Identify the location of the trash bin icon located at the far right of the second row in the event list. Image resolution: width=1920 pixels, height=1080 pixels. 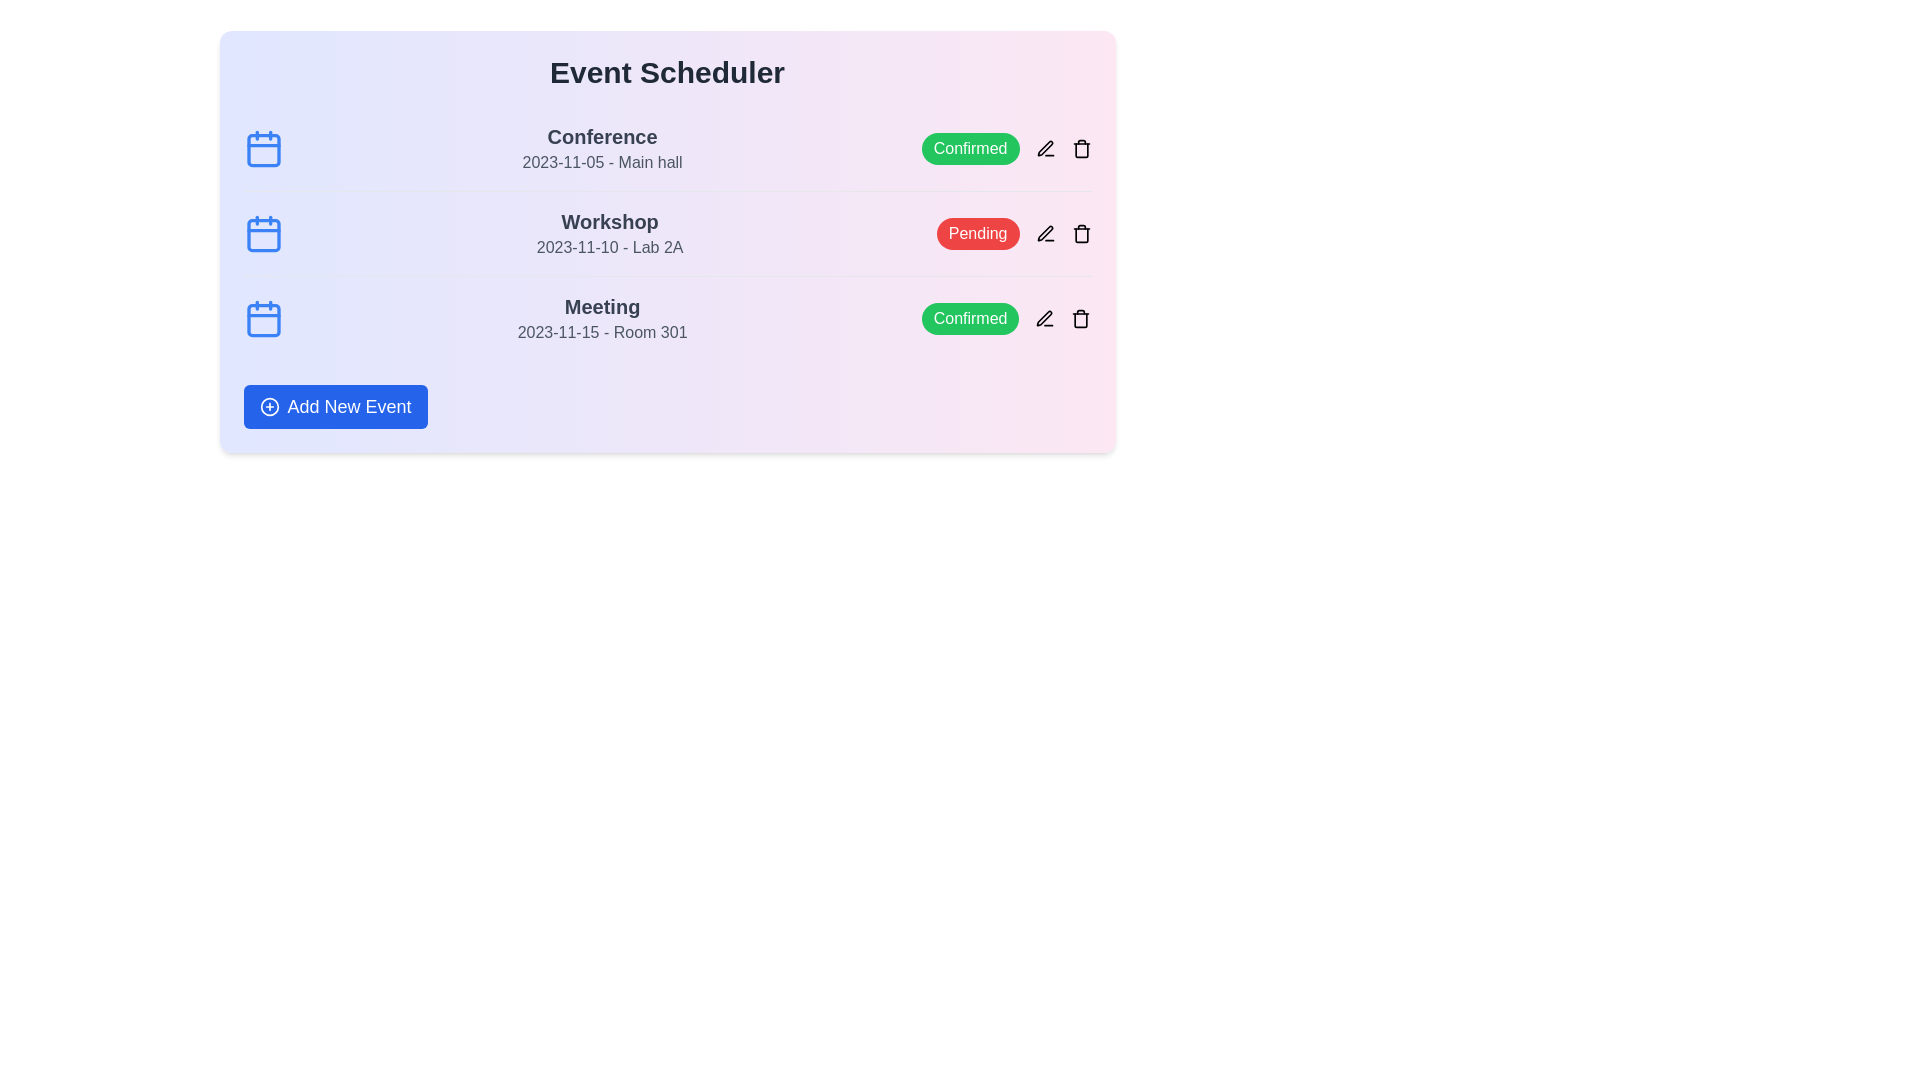
(1080, 233).